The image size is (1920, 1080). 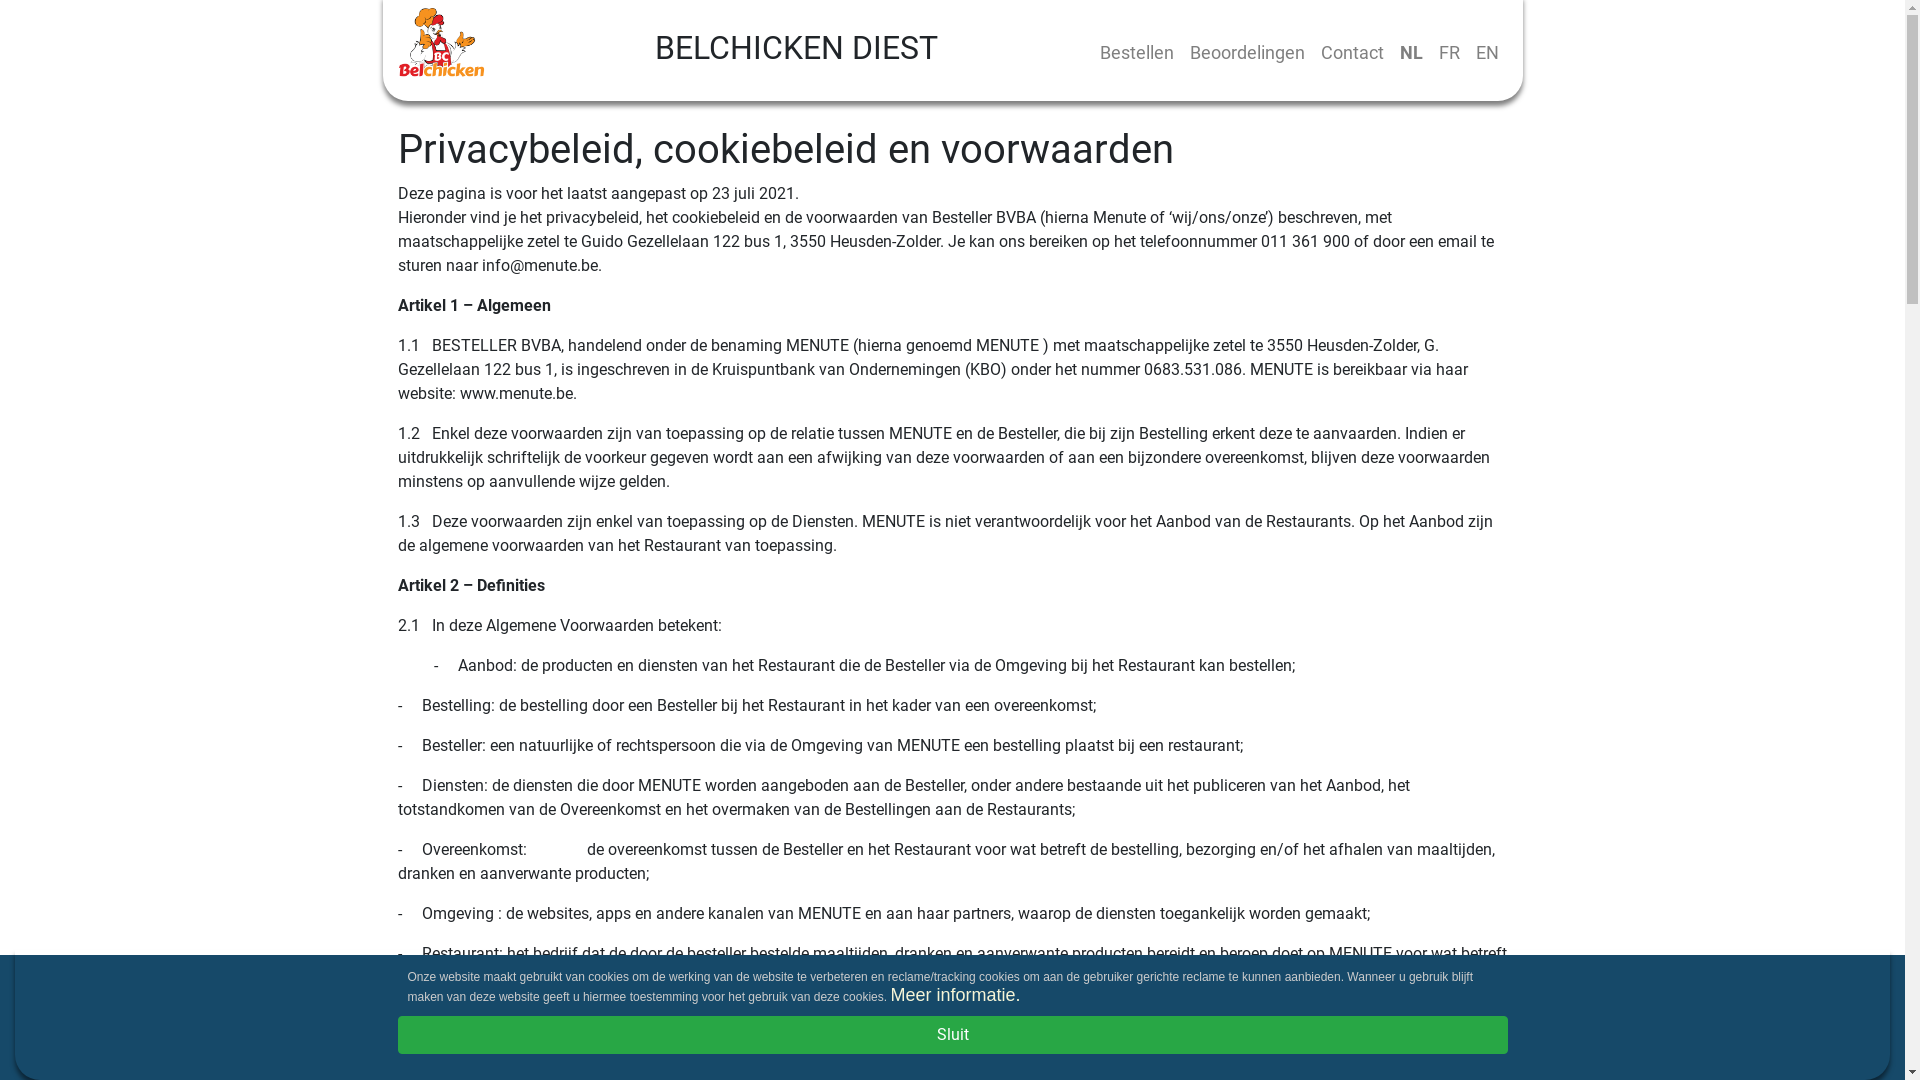 What do you see at coordinates (1137, 51) in the screenshot?
I see `'Bestellen'` at bounding box center [1137, 51].